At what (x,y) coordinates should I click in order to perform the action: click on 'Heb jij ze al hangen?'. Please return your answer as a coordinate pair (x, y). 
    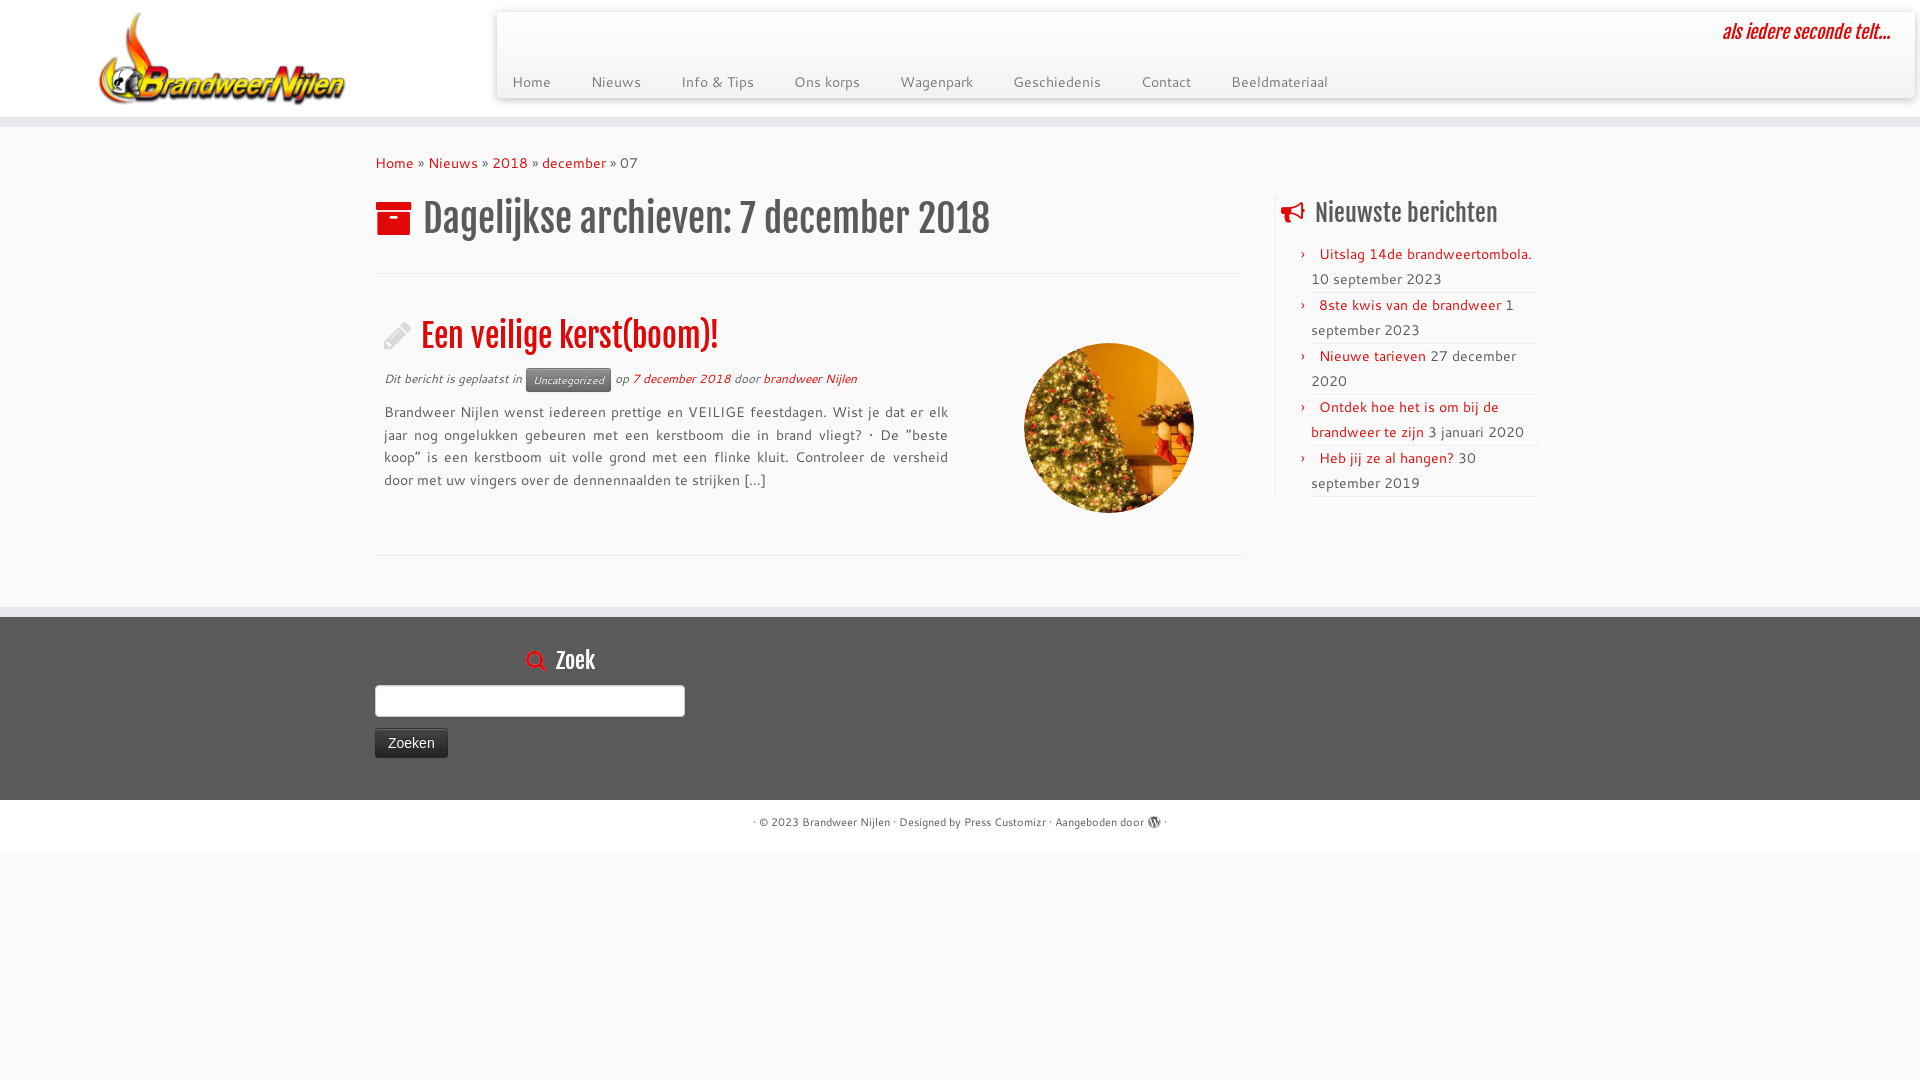
    Looking at the image, I should click on (1319, 458).